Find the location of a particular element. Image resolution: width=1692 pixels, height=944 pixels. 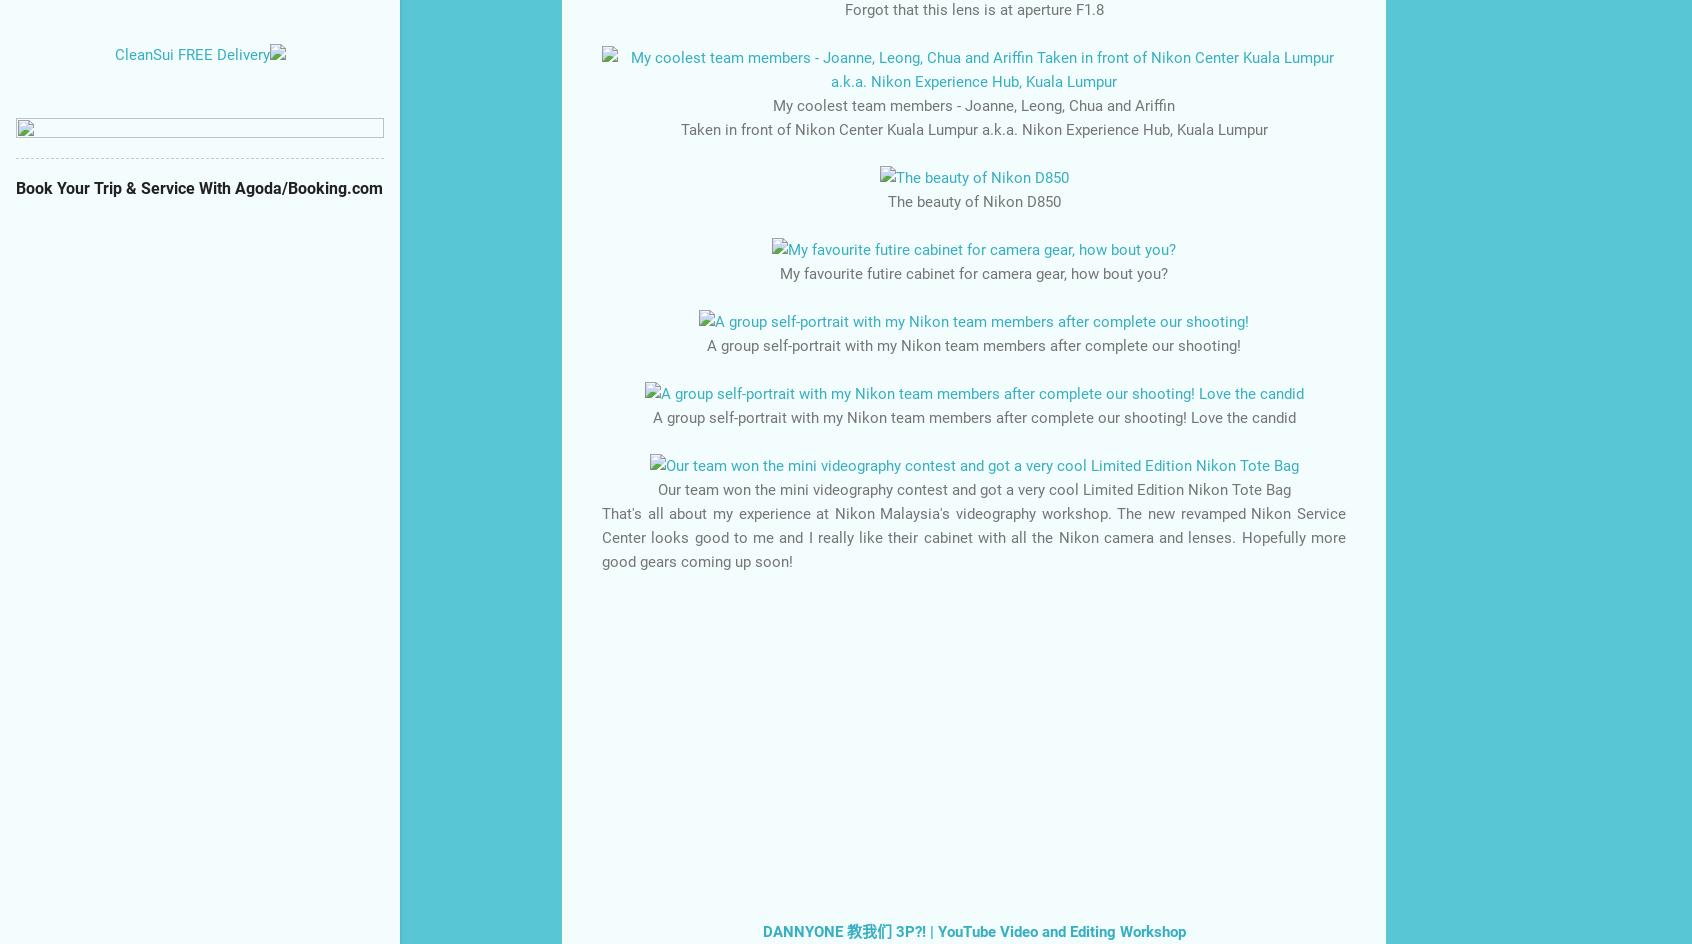

'A group self-portrait with my Nikon team members after complete our shooting! Love the candid' is located at coordinates (973, 415).